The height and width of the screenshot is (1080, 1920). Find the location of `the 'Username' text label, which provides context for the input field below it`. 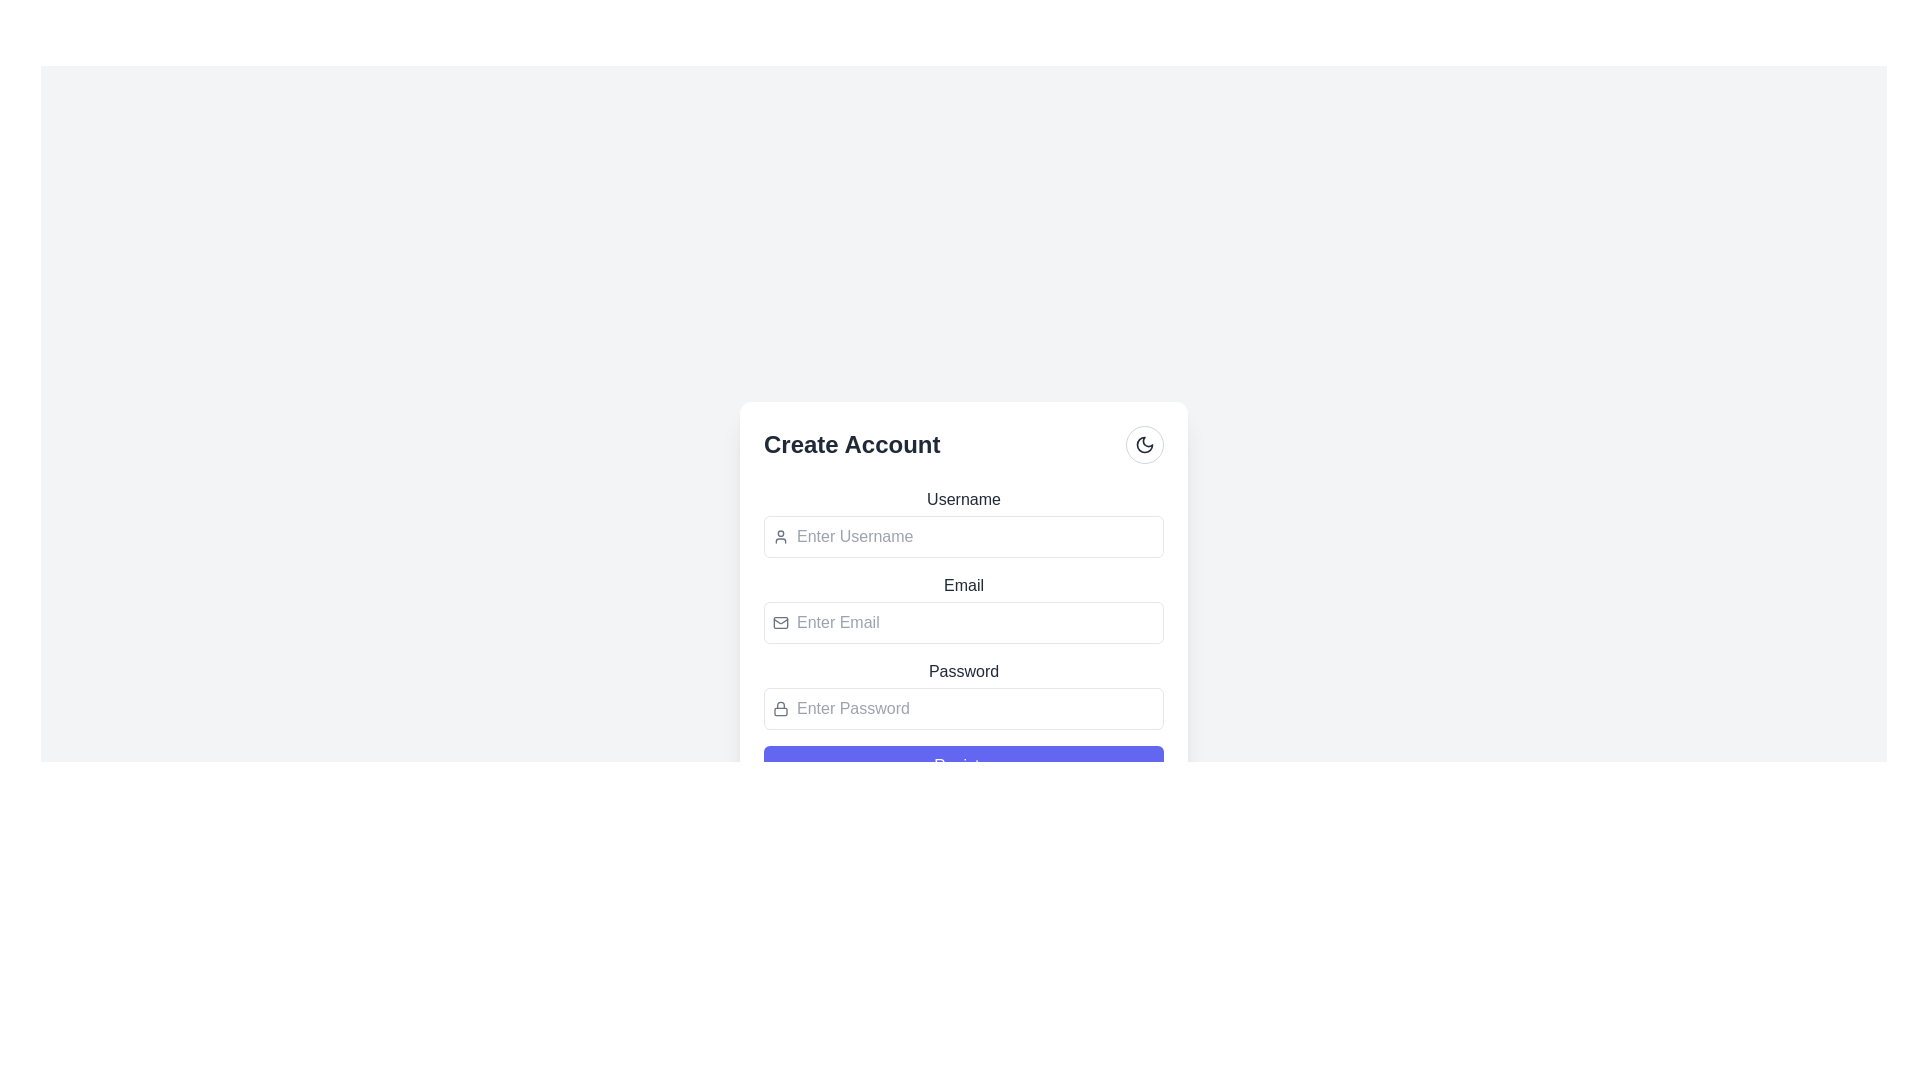

the 'Username' text label, which provides context for the input field below it is located at coordinates (964, 499).